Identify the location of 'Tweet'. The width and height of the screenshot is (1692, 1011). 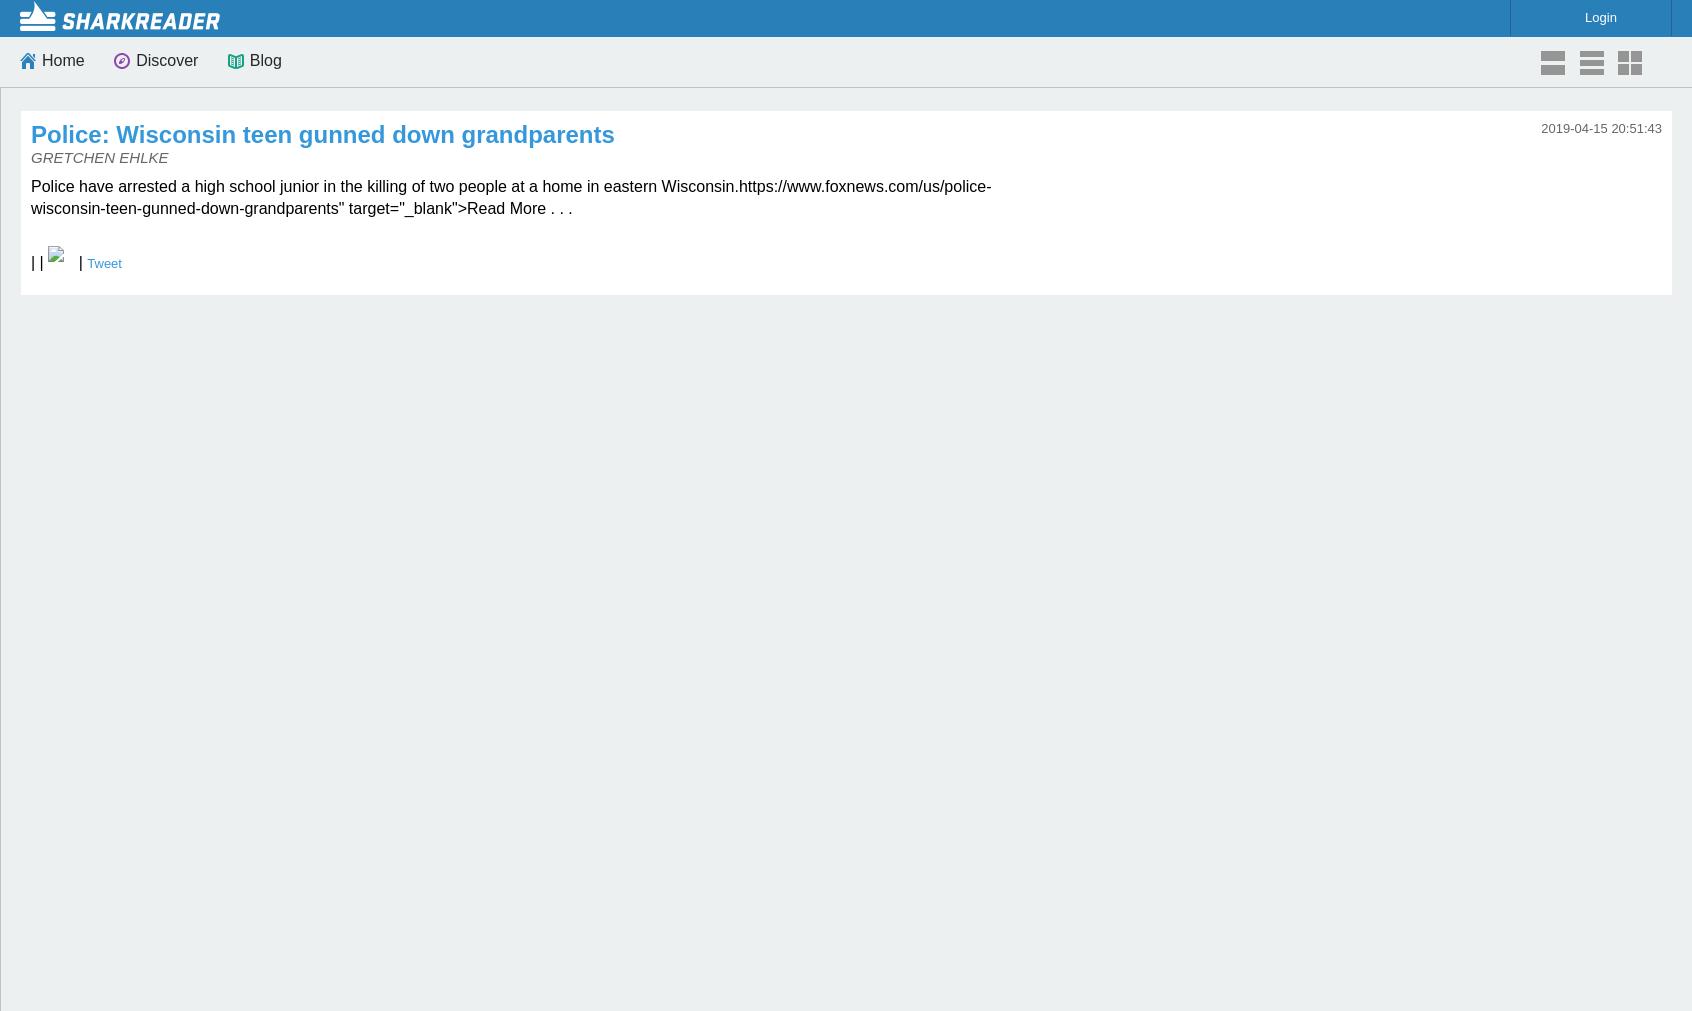
(104, 263).